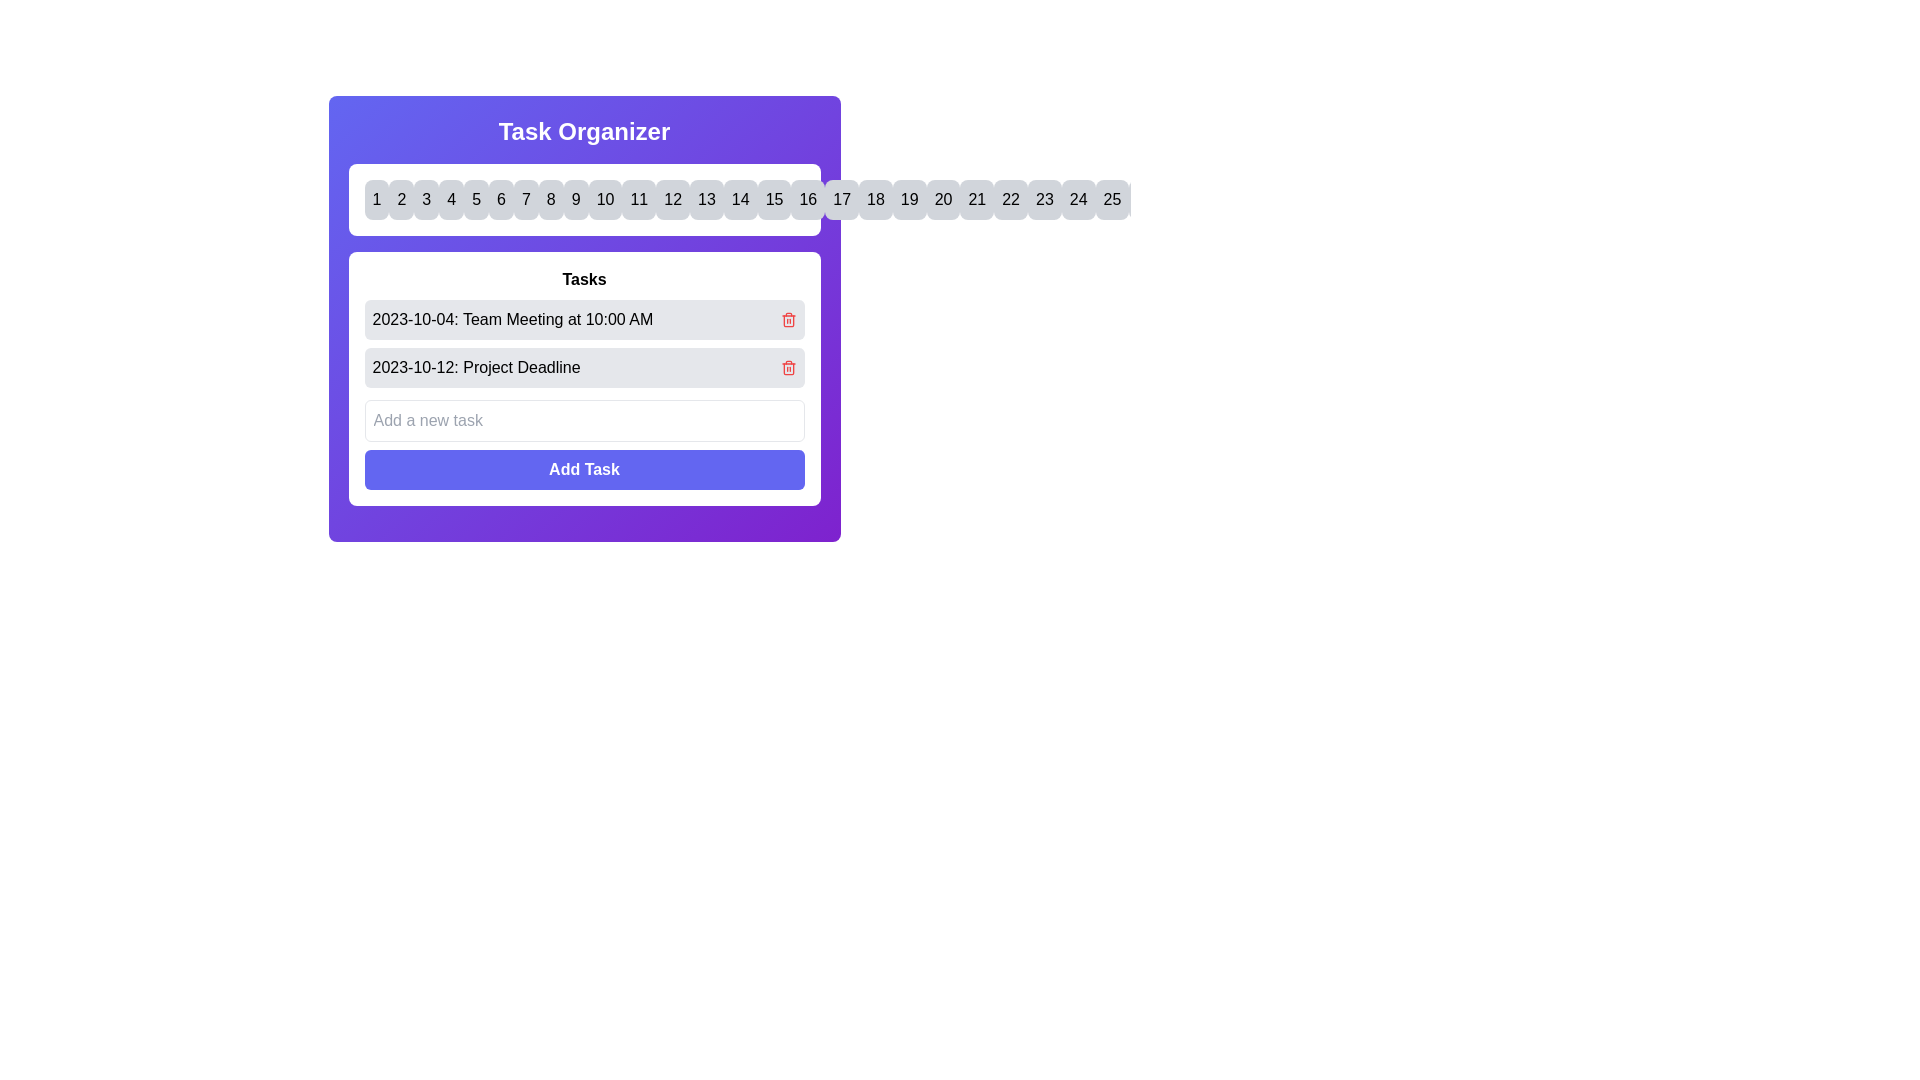  What do you see at coordinates (425, 200) in the screenshot?
I see `the small rectangular button with rounded corners displaying the number '3' in bold black text` at bounding box center [425, 200].